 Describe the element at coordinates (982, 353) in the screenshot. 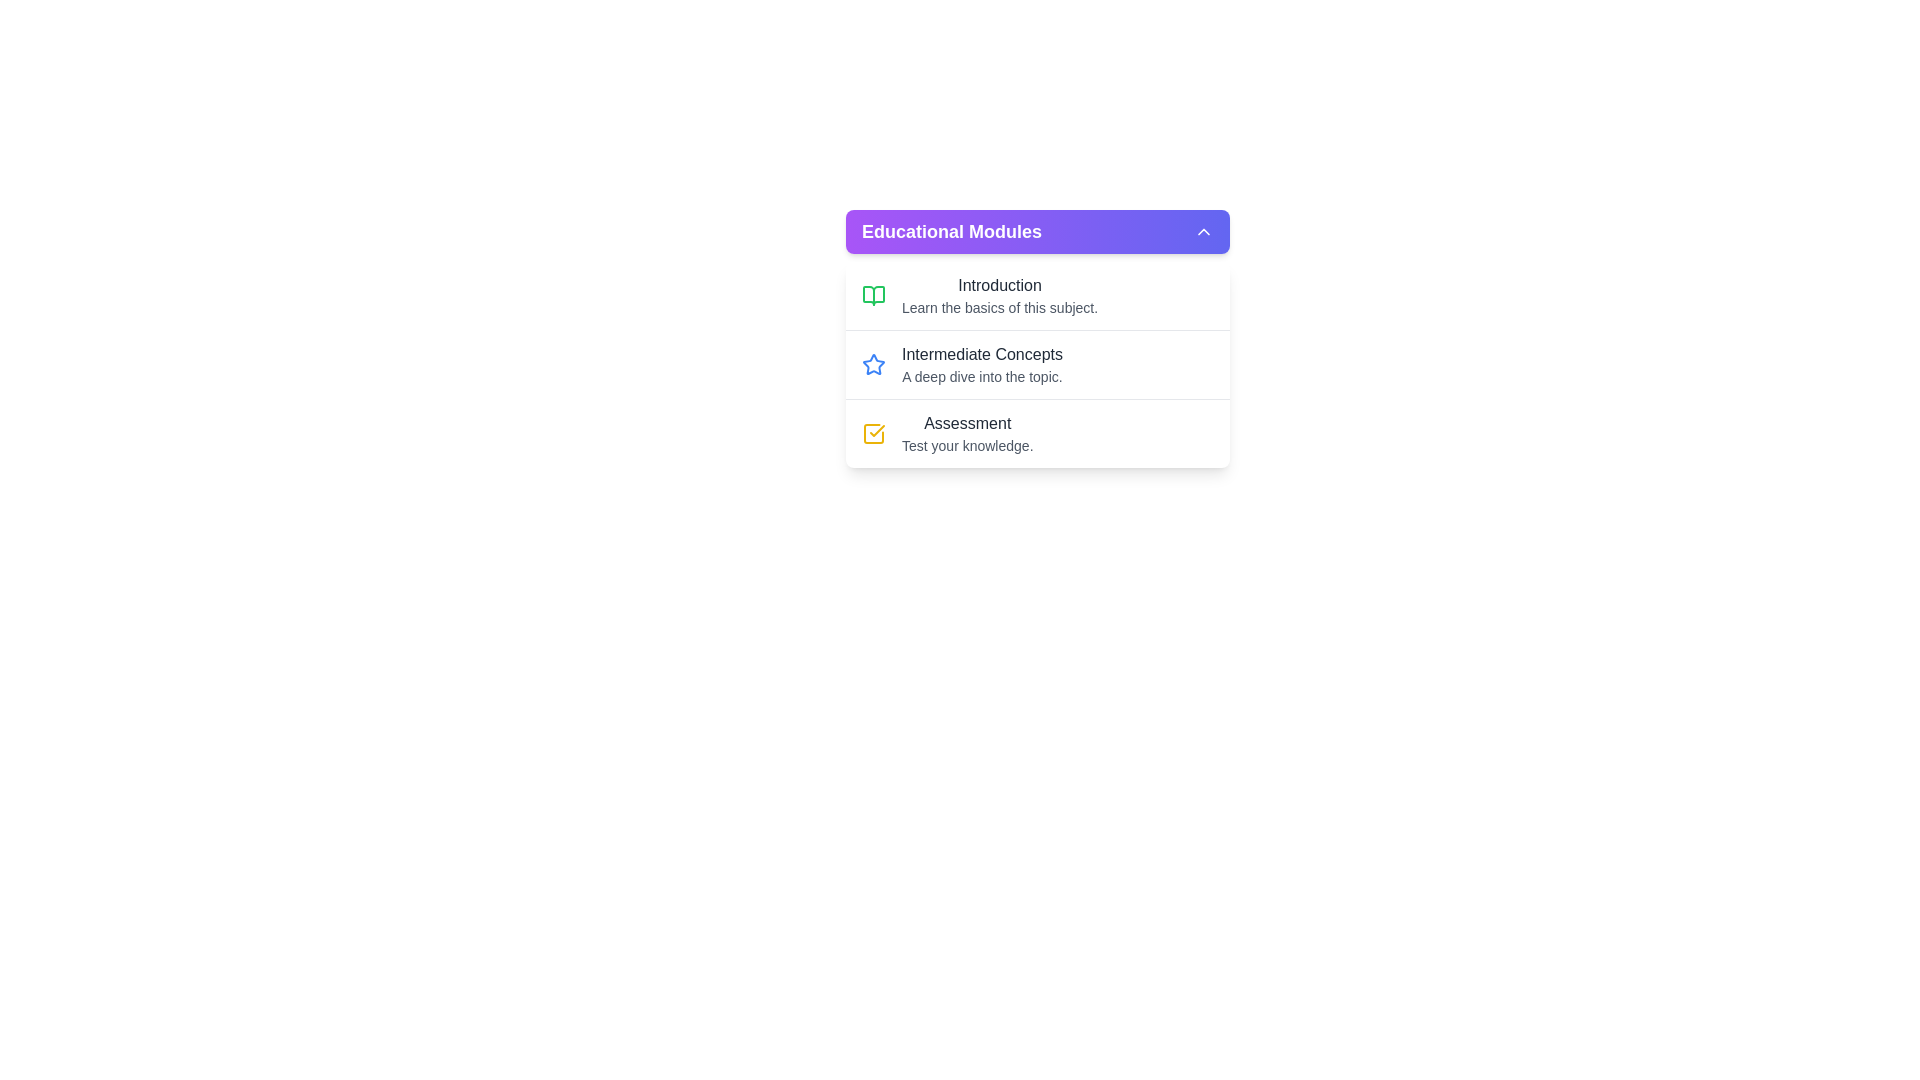

I see `the text element displaying 'Intermediate Concepts', which is centrally aligned and styled in gray, positioned above the text 'A deep dive into the topic.'` at that location.